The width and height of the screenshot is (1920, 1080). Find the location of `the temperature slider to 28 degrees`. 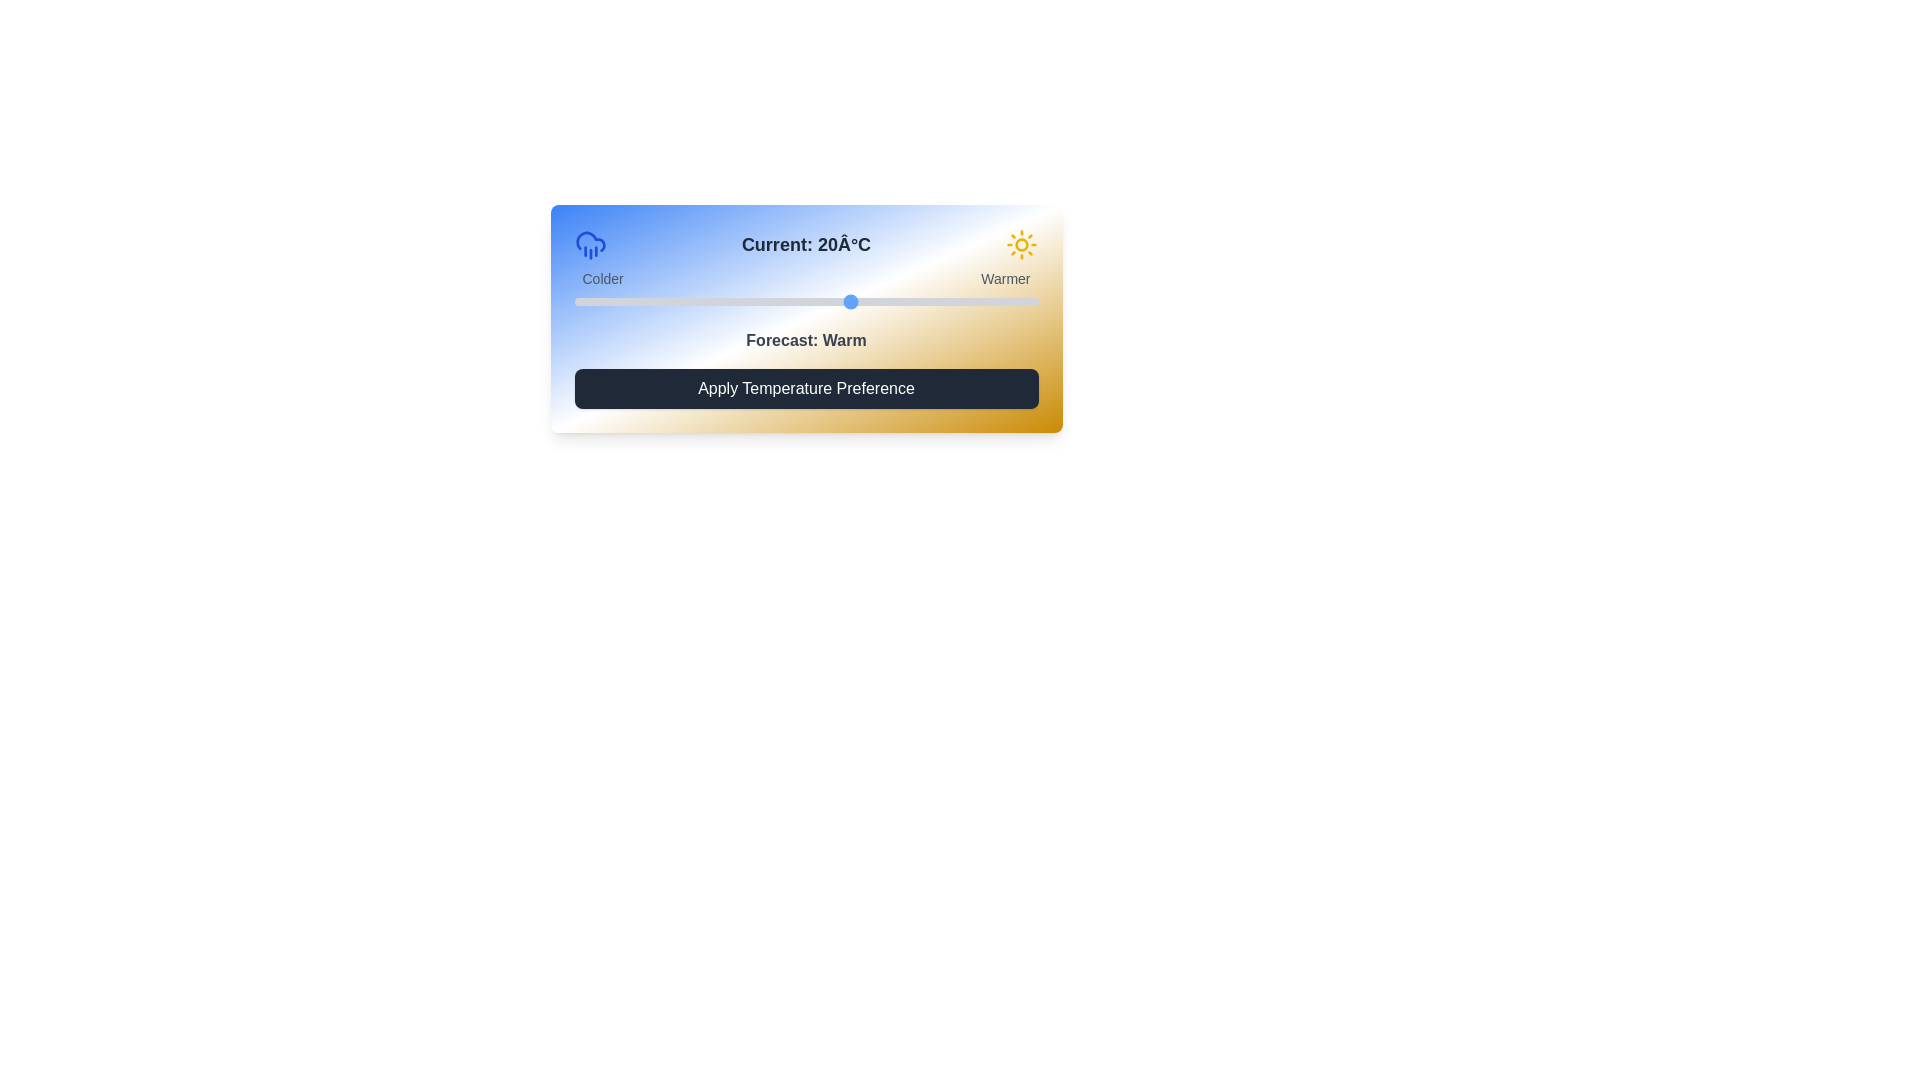

the temperature slider to 28 degrees is located at coordinates (926, 301).